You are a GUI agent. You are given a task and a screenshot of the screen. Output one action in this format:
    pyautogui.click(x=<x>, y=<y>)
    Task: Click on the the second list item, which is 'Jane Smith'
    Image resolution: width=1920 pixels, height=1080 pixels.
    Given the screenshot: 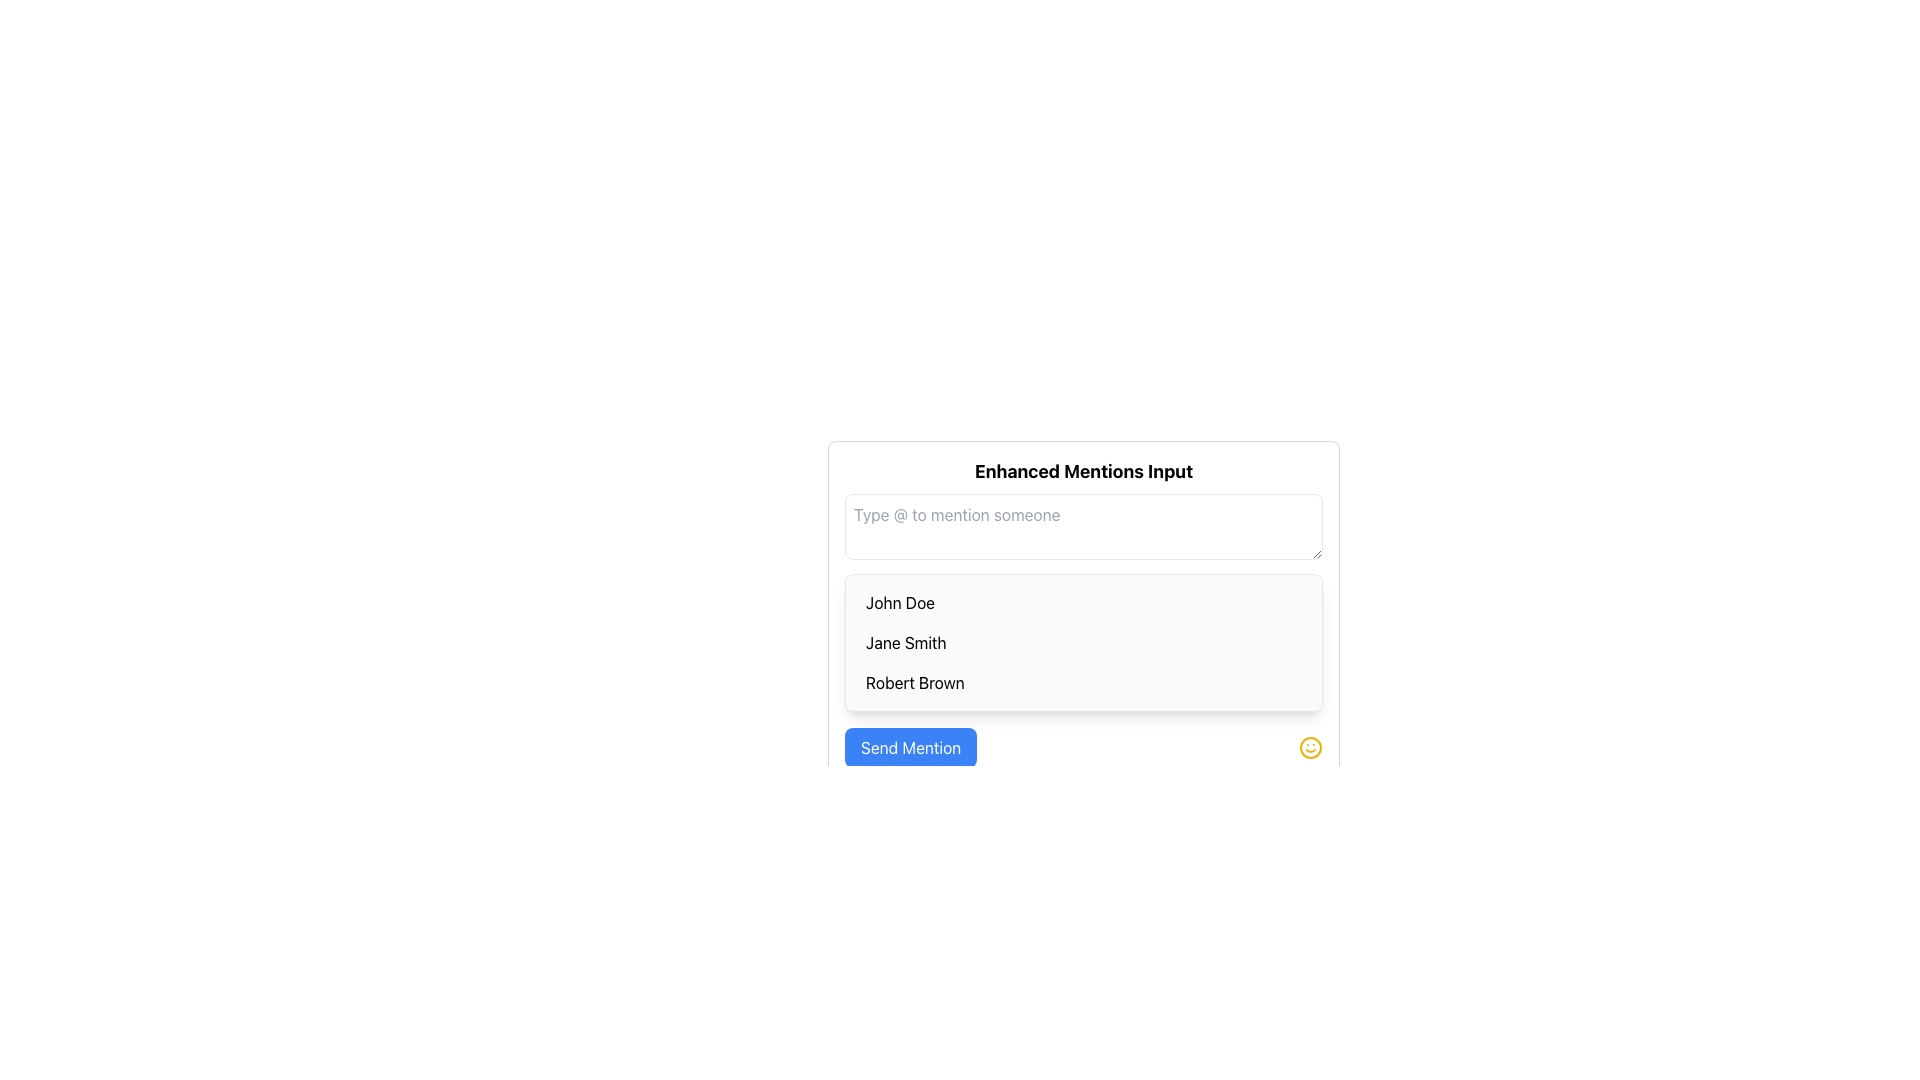 What is the action you would take?
    pyautogui.click(x=1083, y=643)
    